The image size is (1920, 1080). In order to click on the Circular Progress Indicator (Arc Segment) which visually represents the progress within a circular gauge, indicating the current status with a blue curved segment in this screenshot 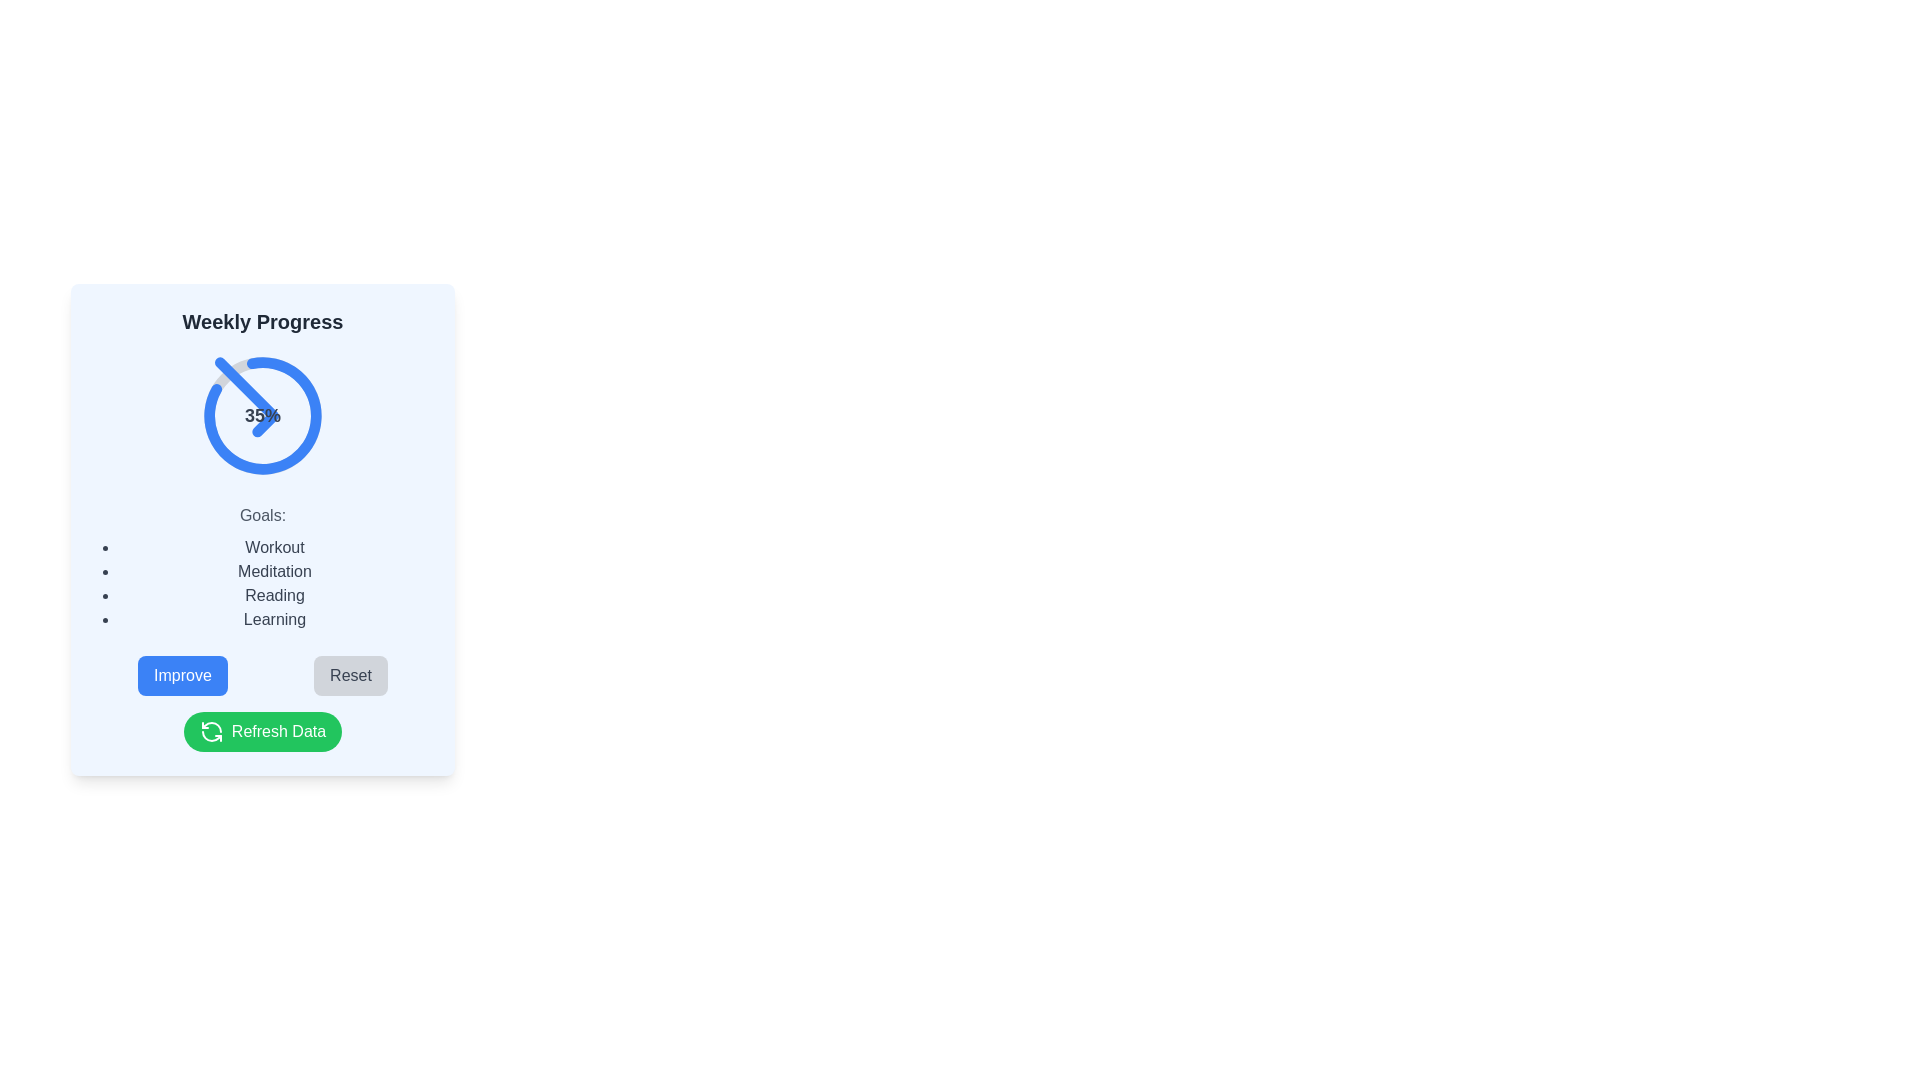, I will do `click(262, 415)`.